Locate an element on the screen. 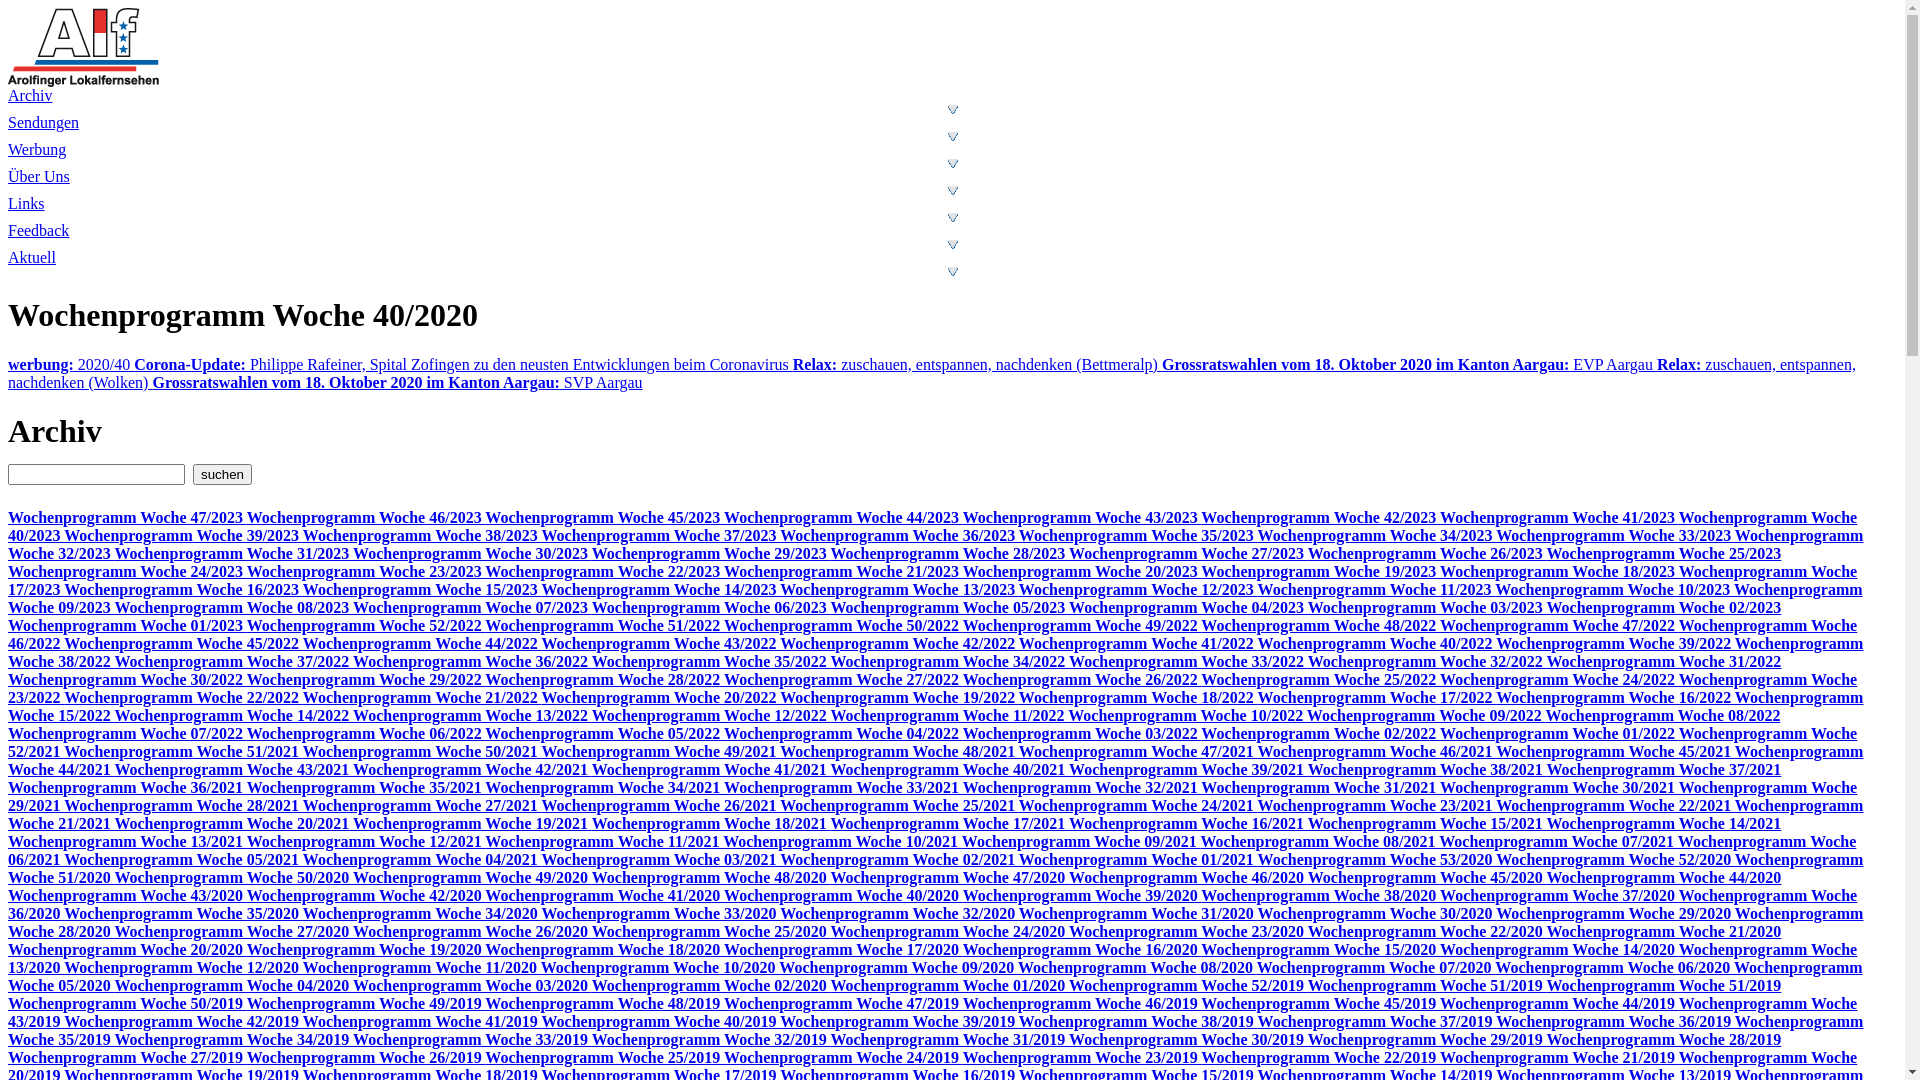  'Wochenprogramm Woche 02/2023' is located at coordinates (1663, 606).